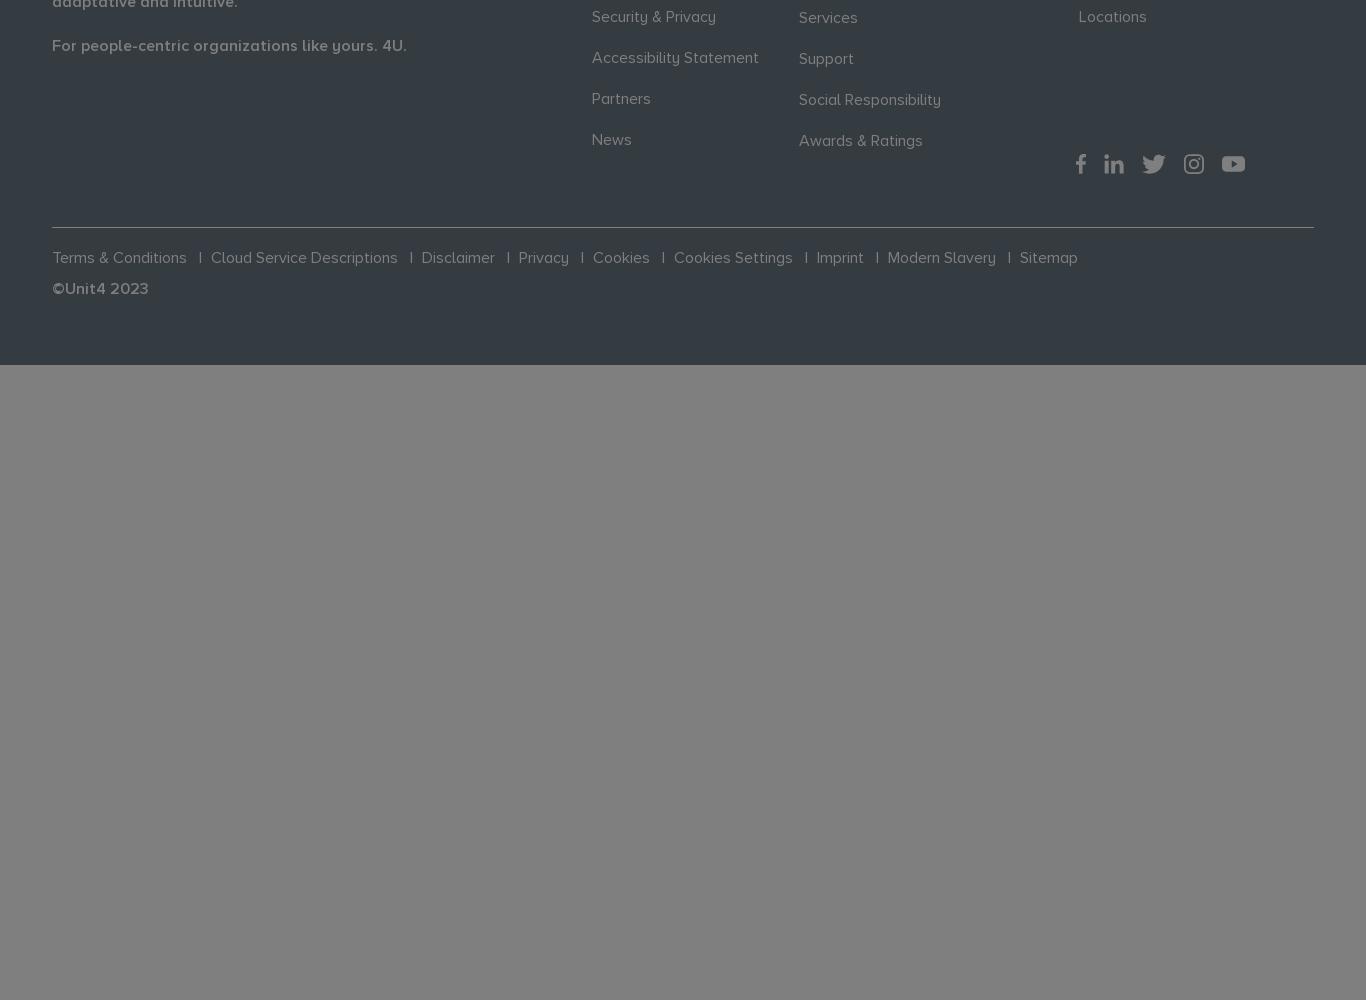 This screenshot has height=1000, width=1366. I want to click on 'Sitemap', so click(1047, 257).